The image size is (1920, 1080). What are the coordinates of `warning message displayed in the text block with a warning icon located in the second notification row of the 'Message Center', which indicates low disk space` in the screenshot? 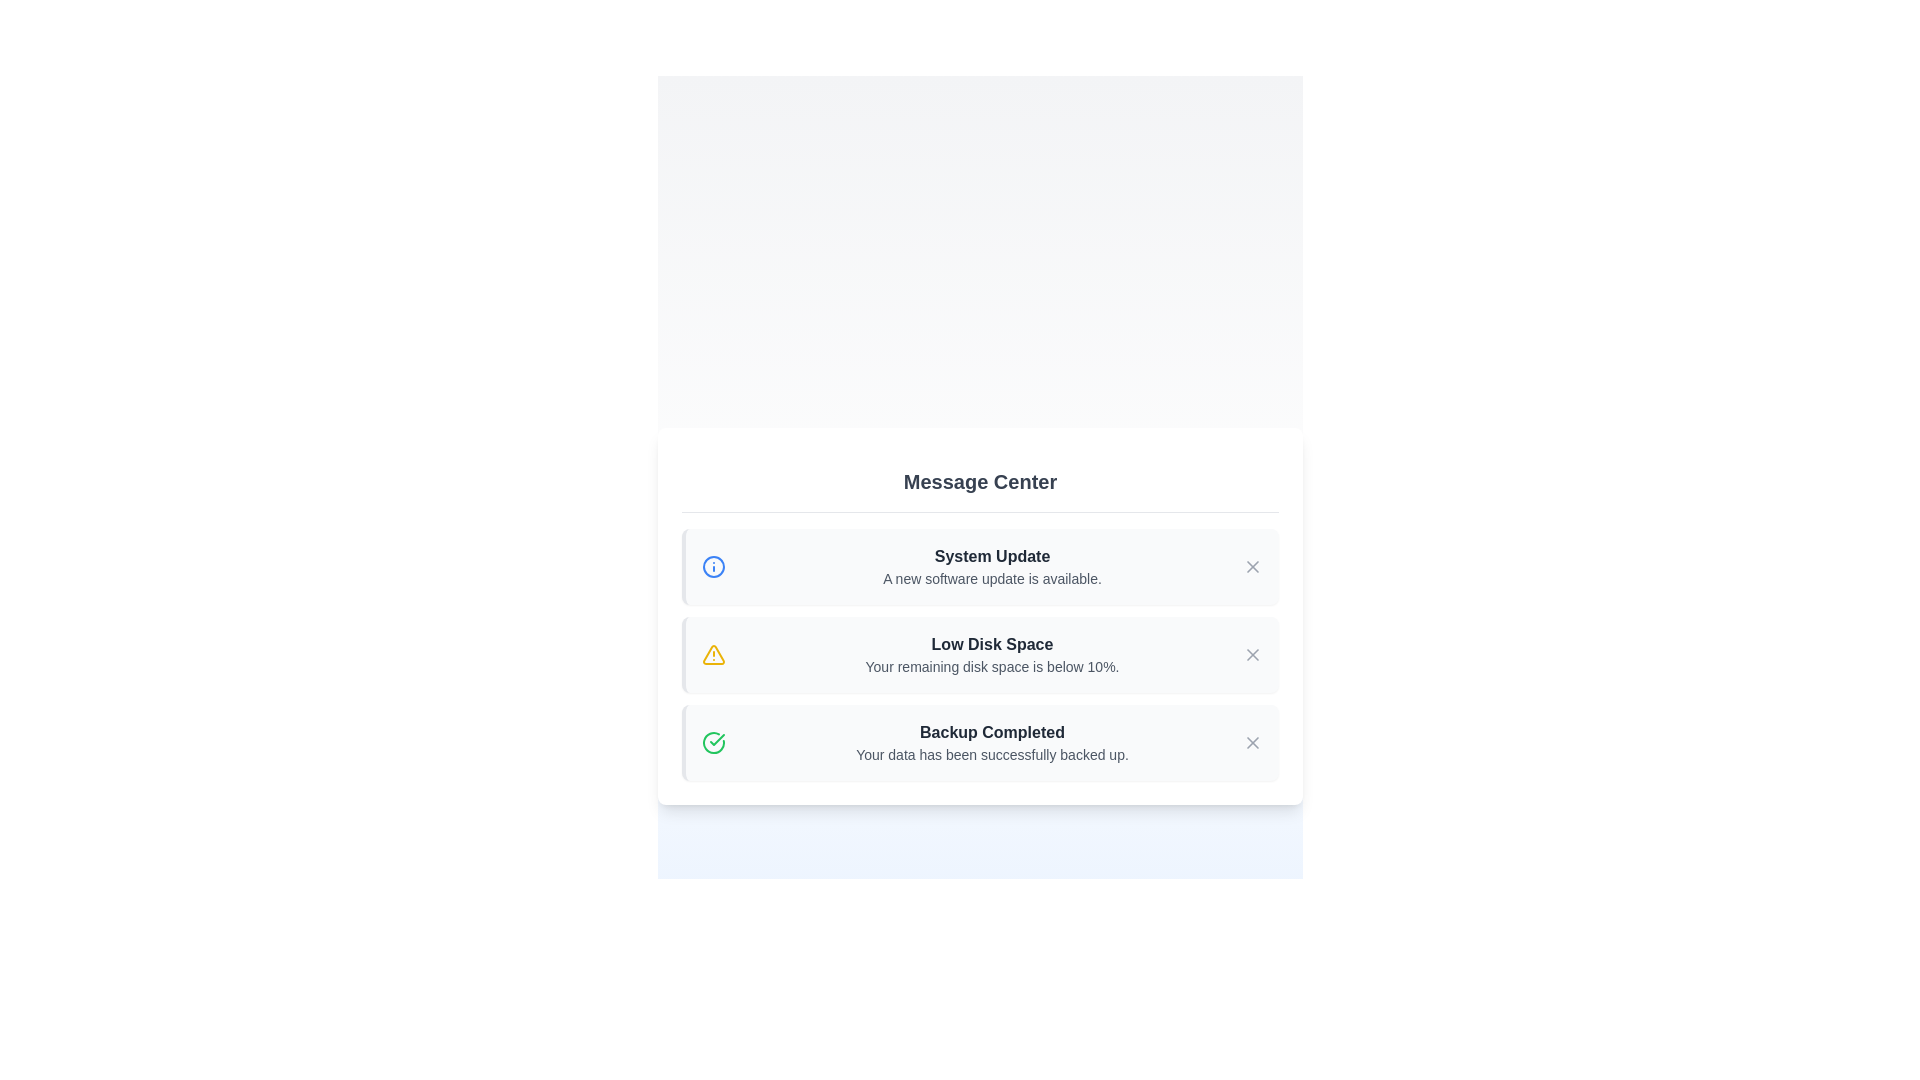 It's located at (992, 654).